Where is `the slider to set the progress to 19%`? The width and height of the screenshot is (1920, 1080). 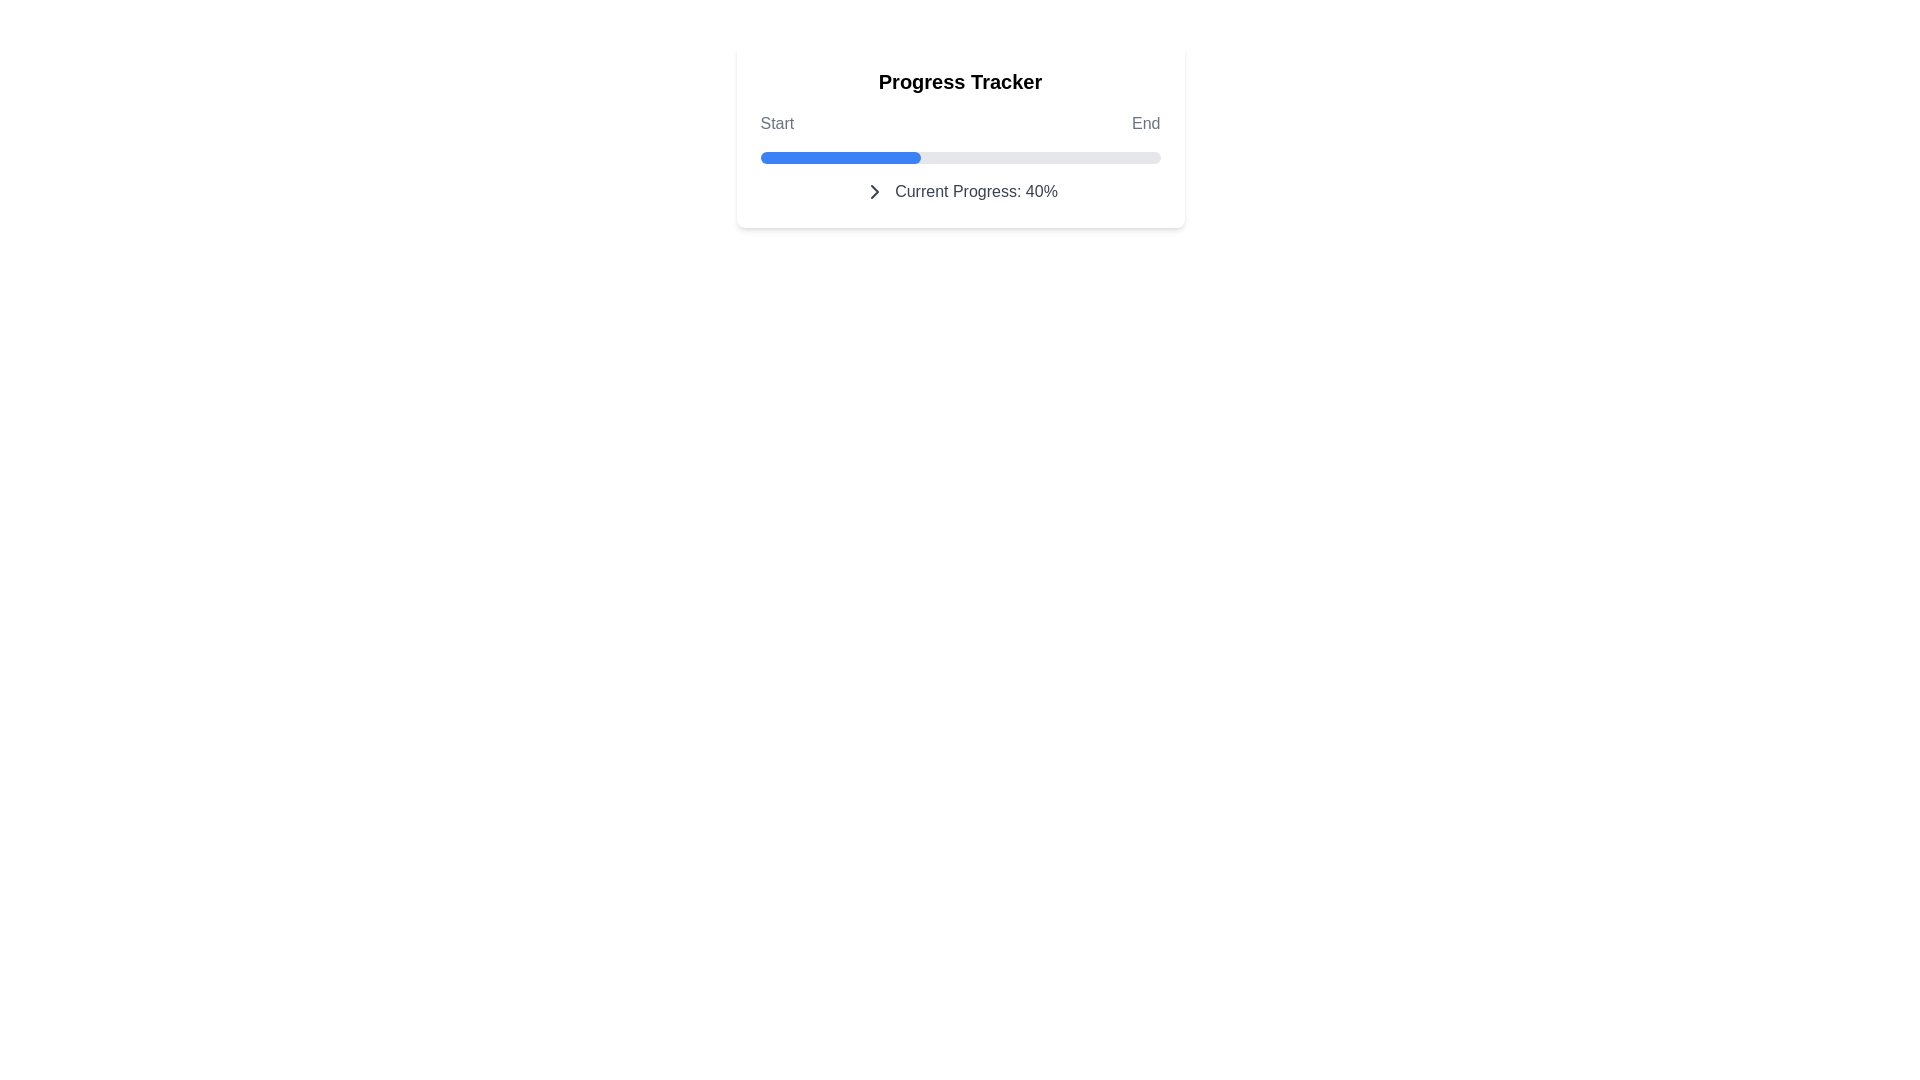 the slider to set the progress to 19% is located at coordinates (1036, 157).